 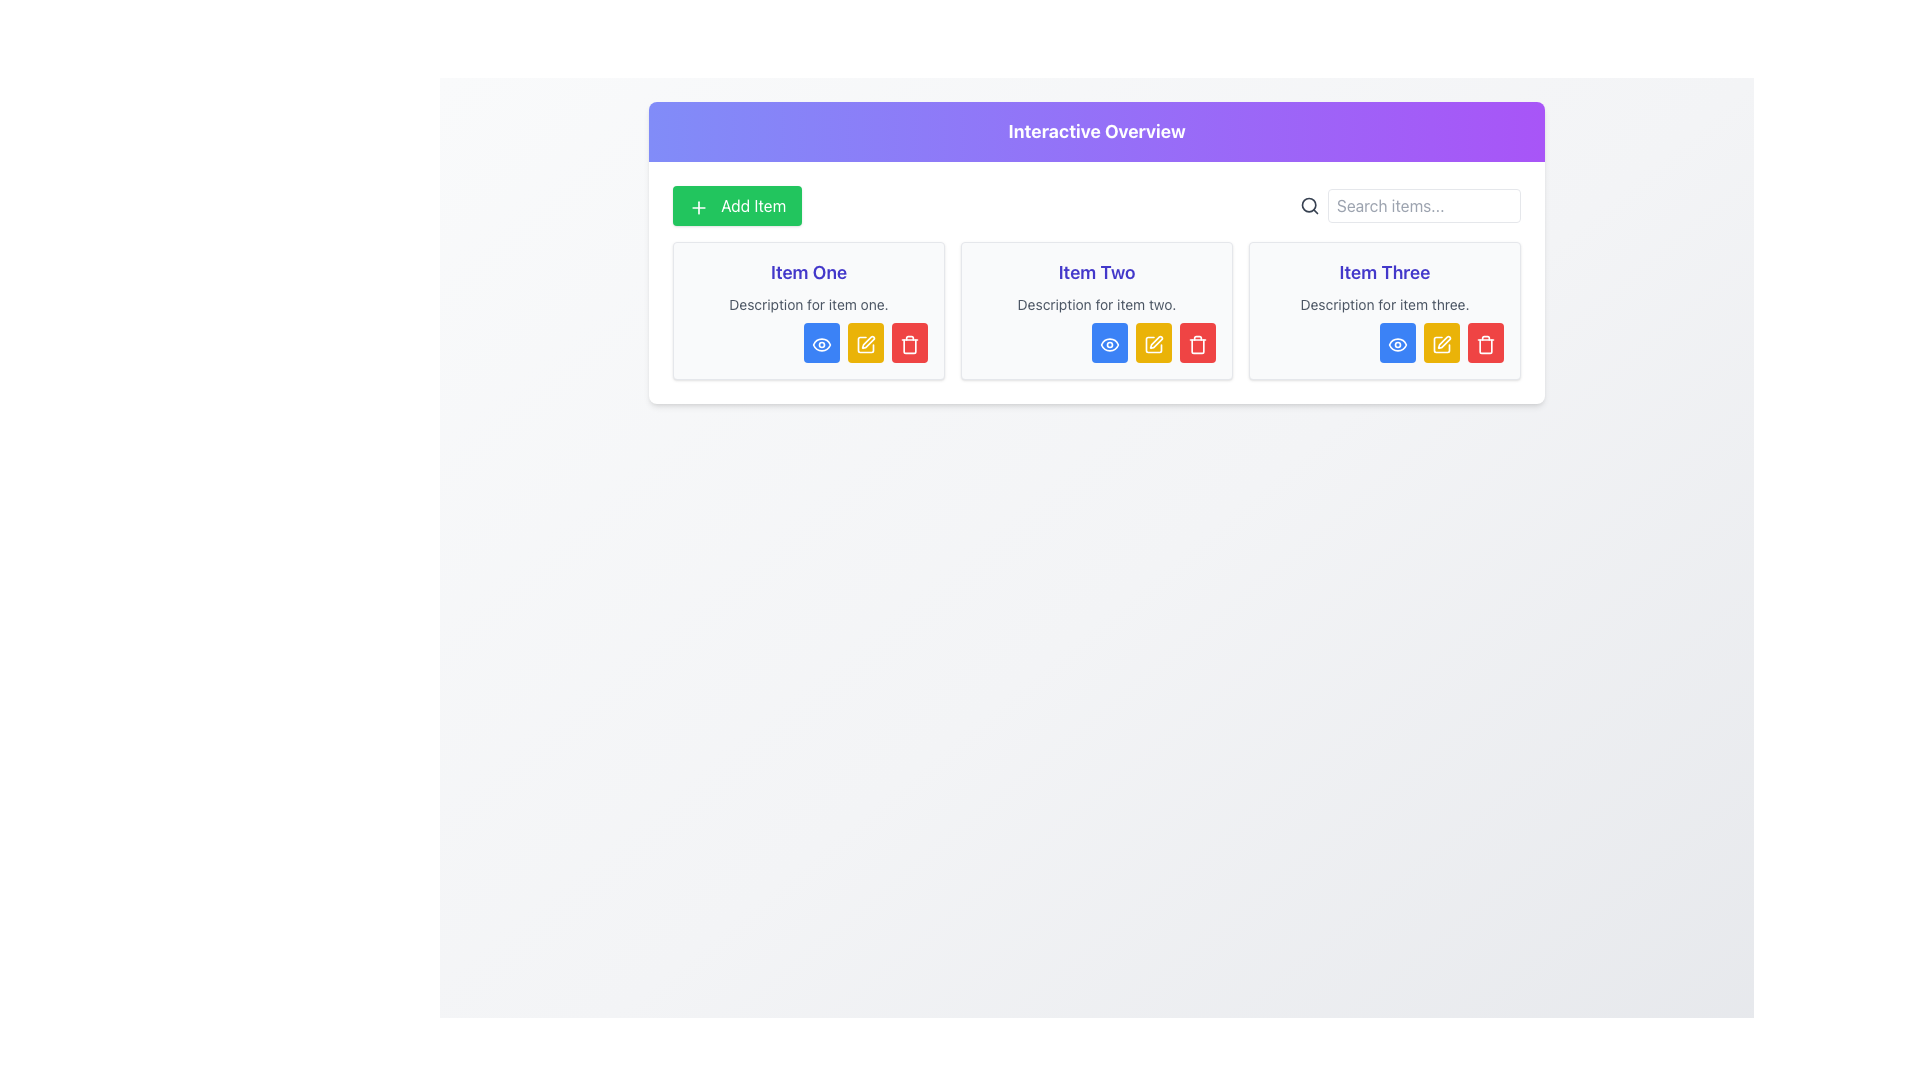 I want to click on the edit action icon for 'Item Two', which is the second icon in the button group located beneath it, so click(x=1153, y=342).